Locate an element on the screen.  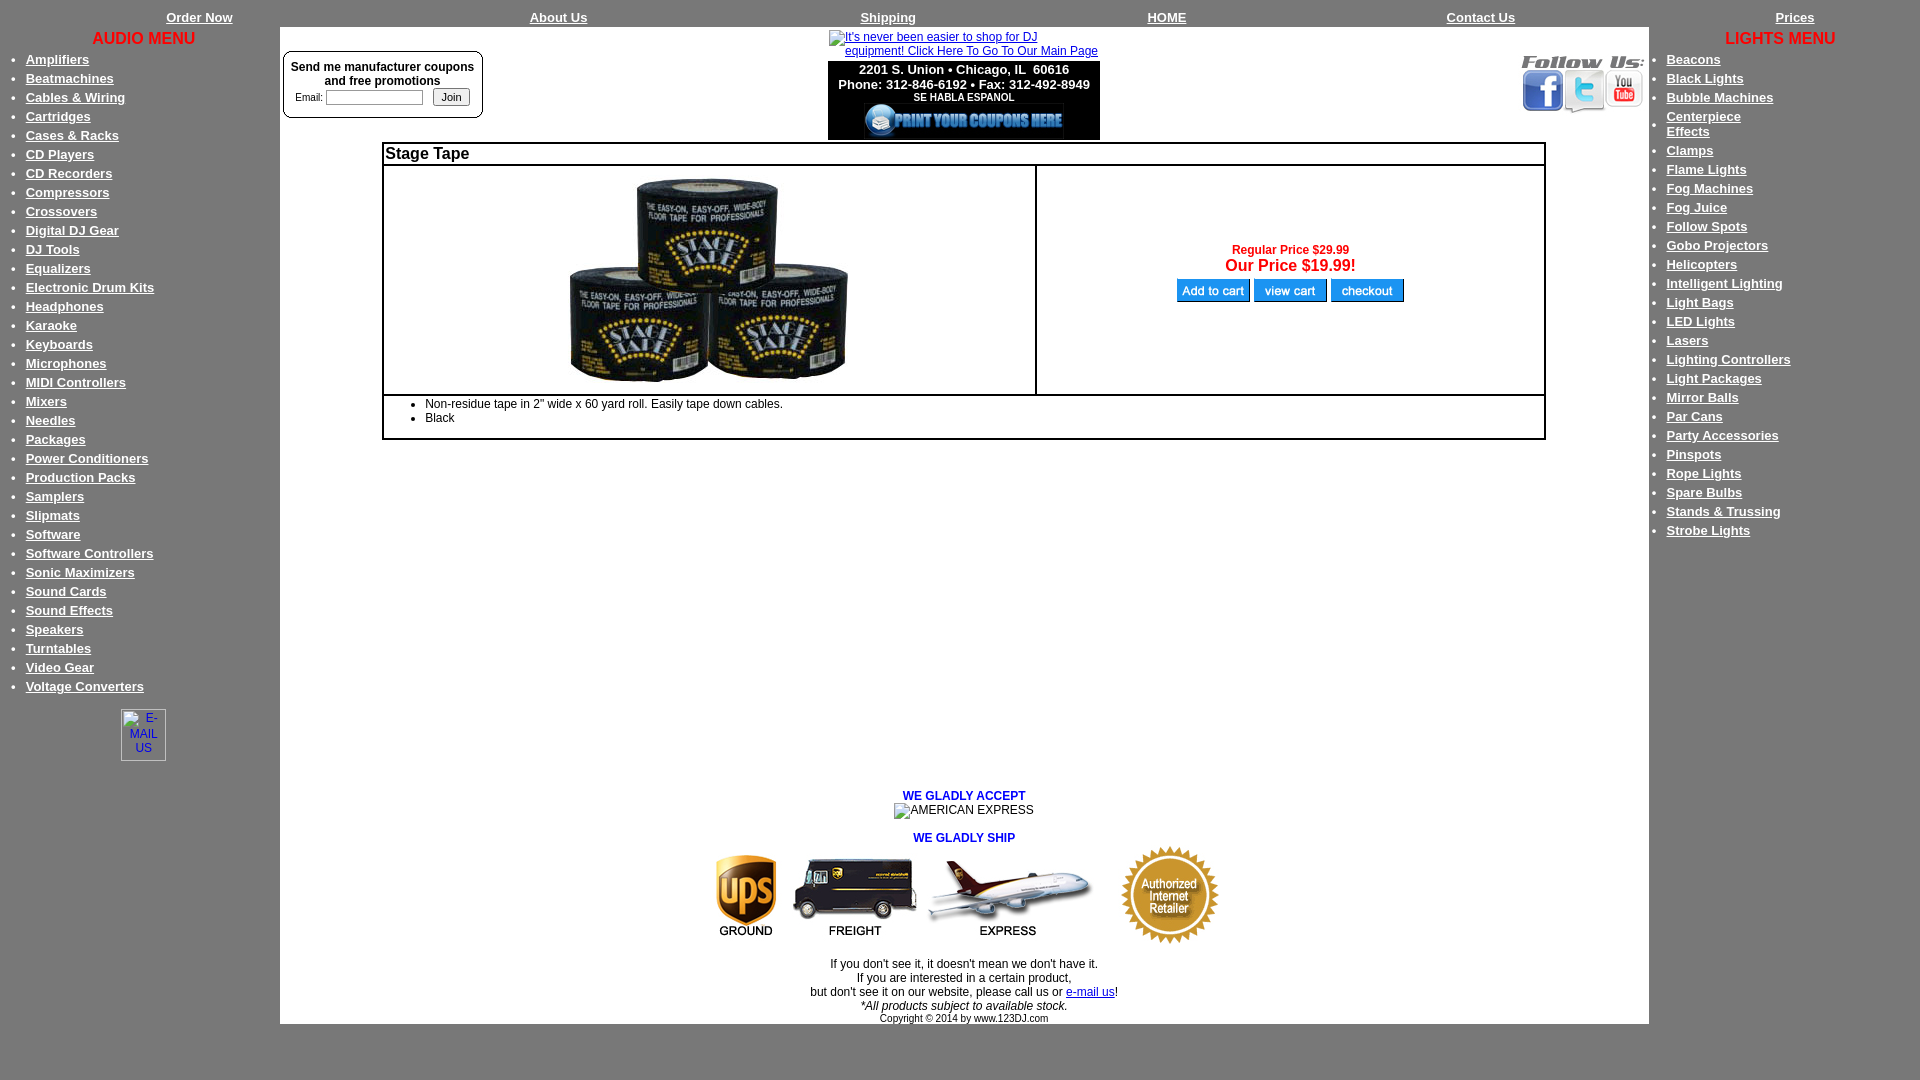
'Packages' is located at coordinates (56, 438).